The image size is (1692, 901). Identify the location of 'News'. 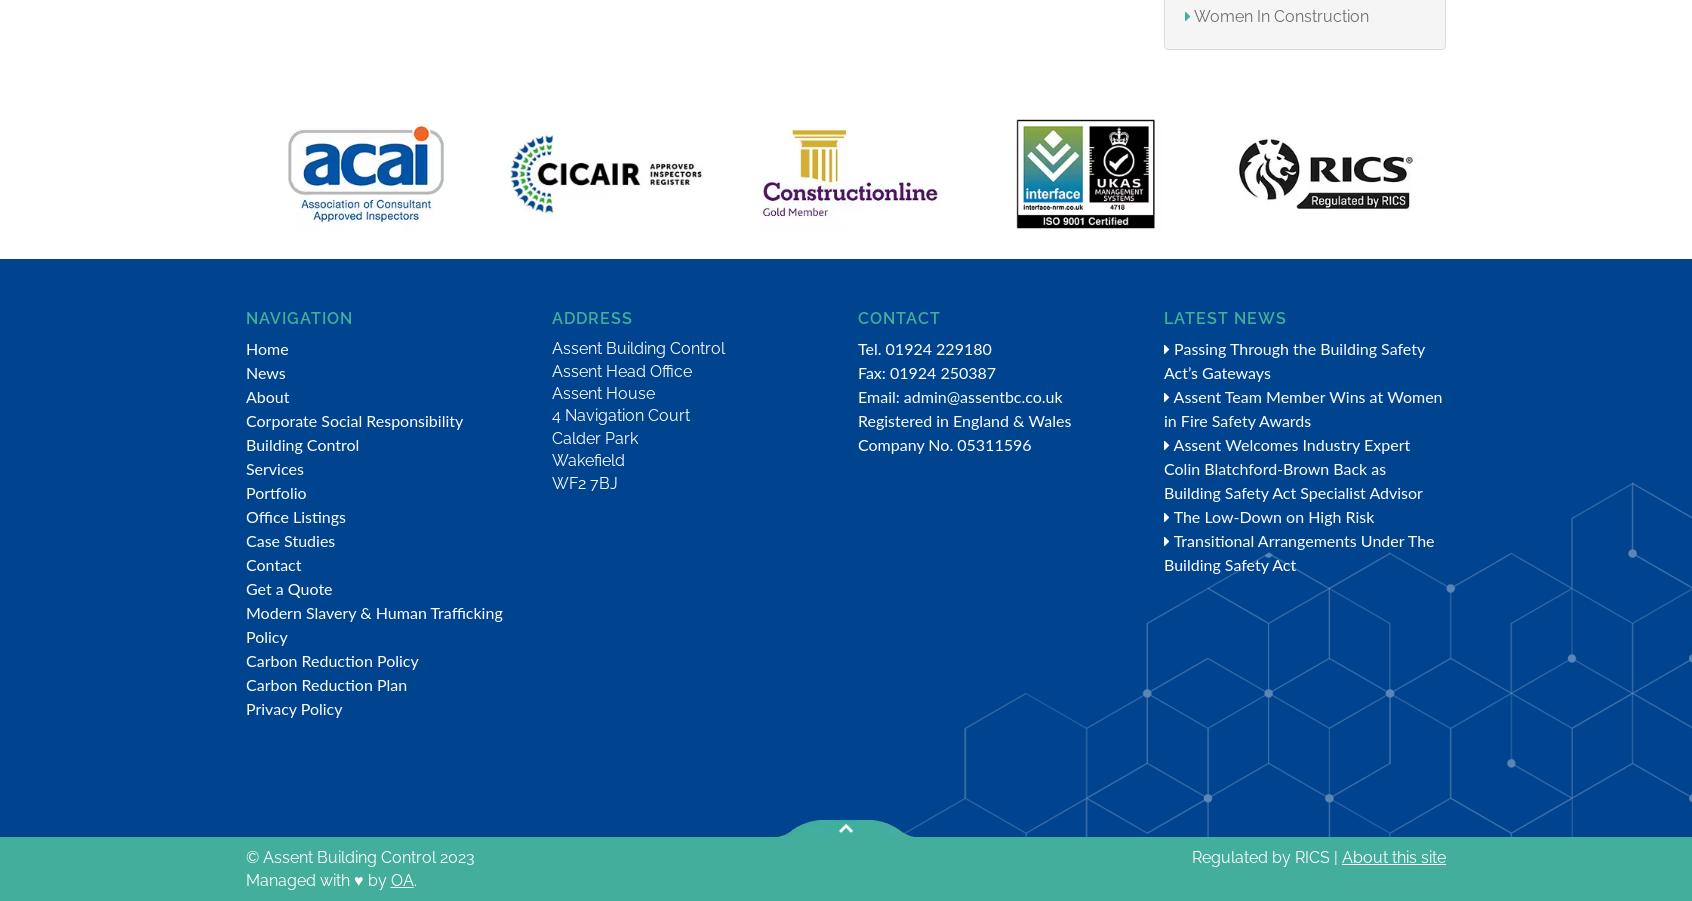
(265, 373).